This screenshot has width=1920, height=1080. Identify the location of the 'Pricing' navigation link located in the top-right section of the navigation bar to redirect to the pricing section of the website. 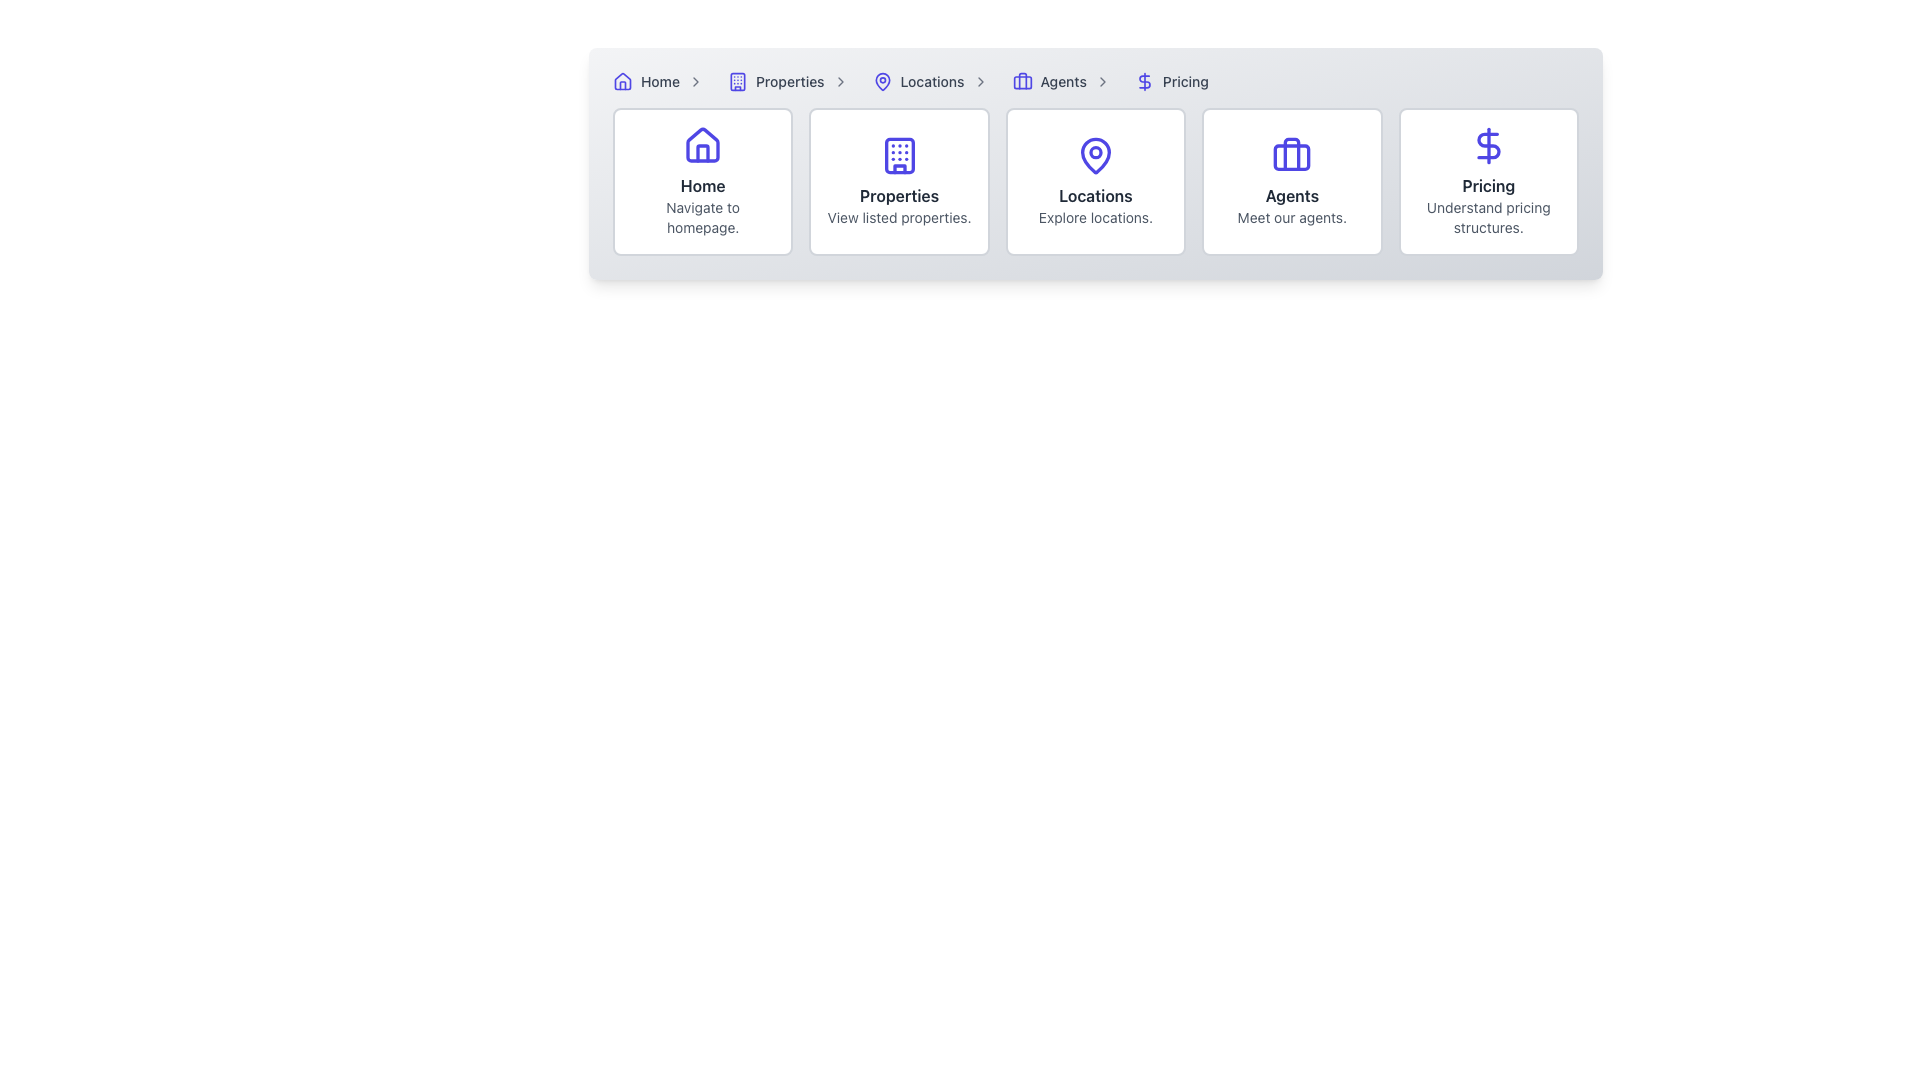
(1185, 80).